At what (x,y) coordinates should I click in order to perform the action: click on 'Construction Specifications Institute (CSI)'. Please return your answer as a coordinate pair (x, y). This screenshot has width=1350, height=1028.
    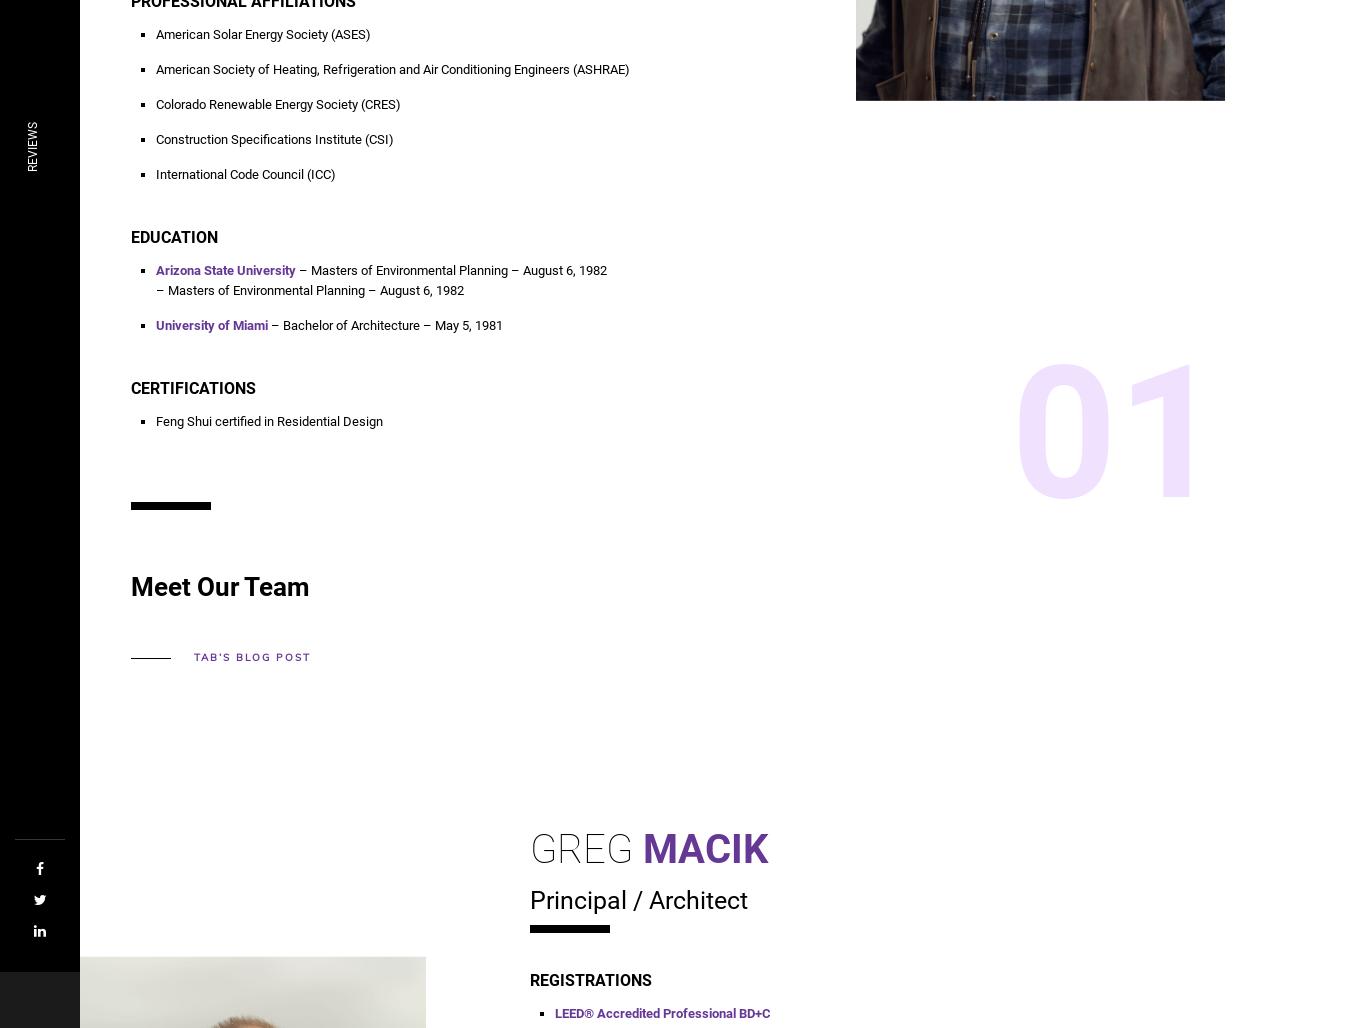
    Looking at the image, I should click on (273, 139).